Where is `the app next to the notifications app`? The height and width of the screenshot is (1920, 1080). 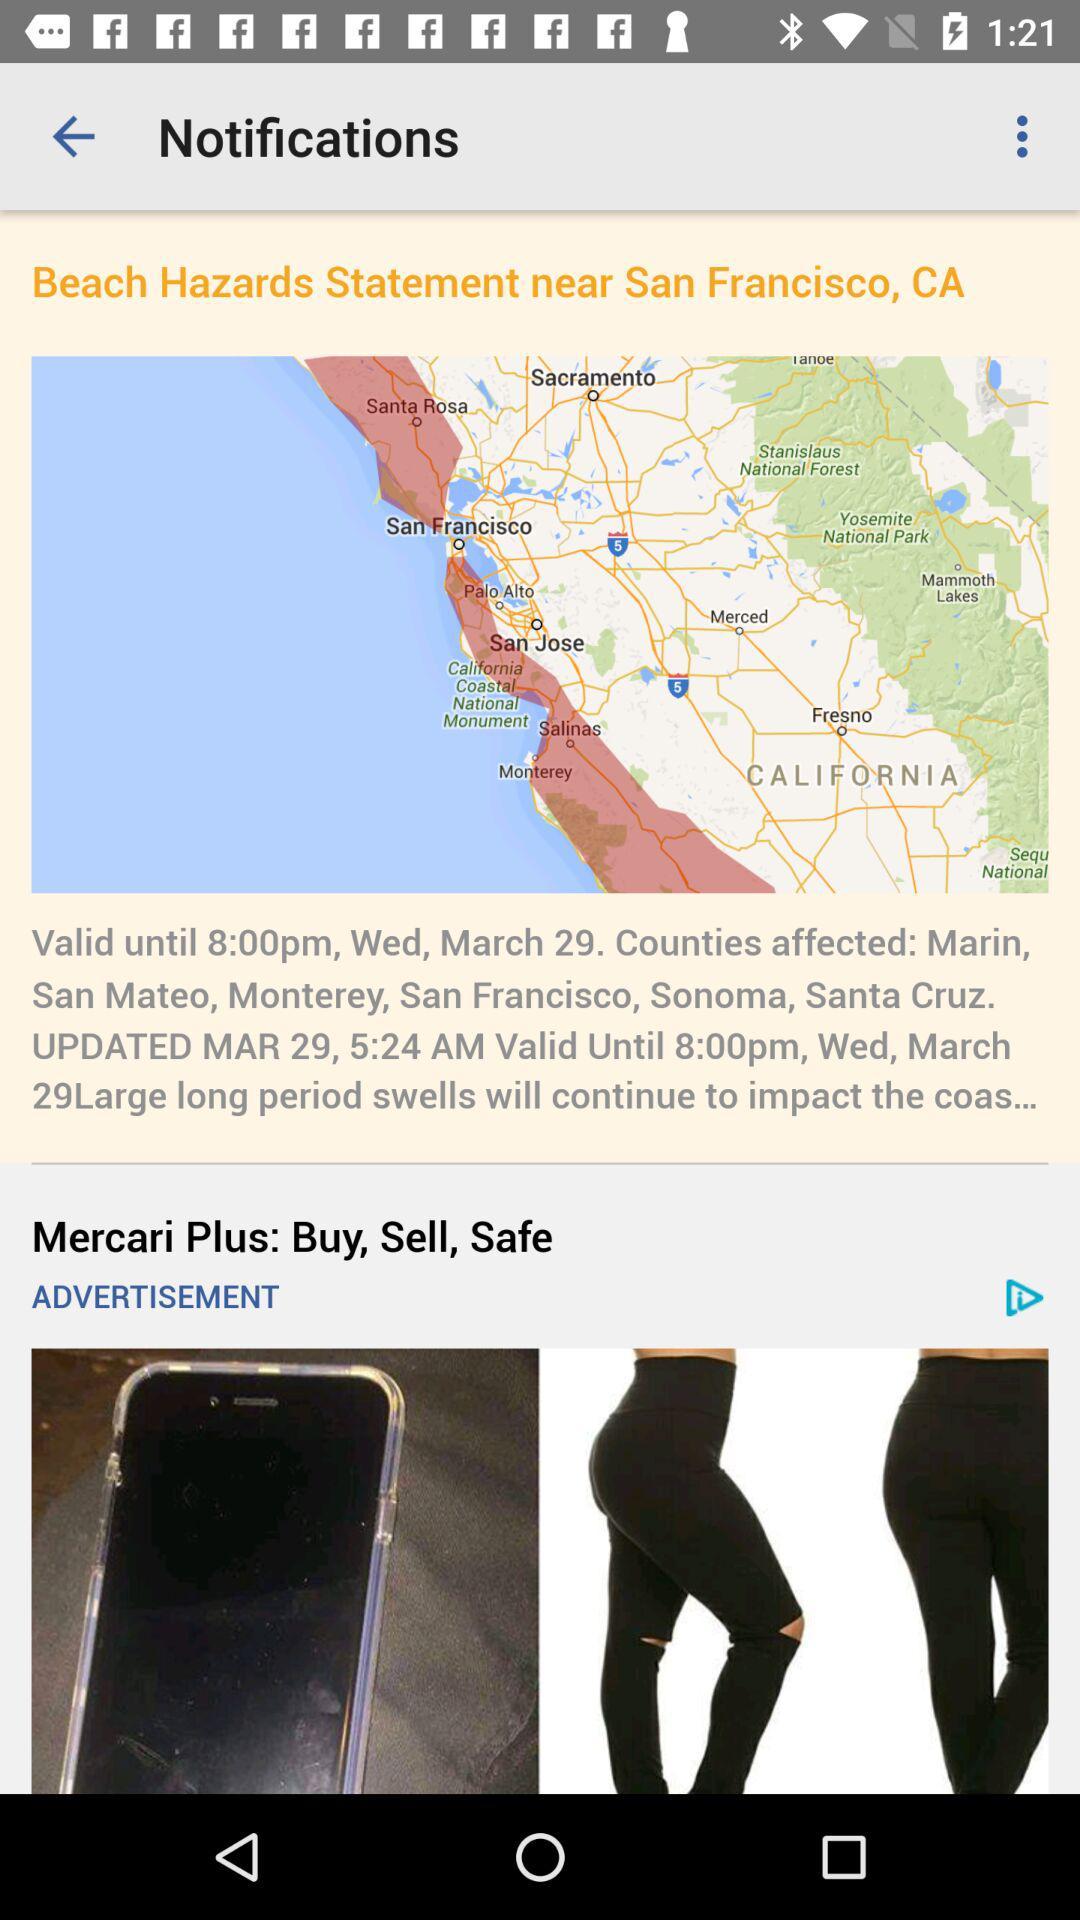 the app next to the notifications app is located at coordinates (1027, 135).